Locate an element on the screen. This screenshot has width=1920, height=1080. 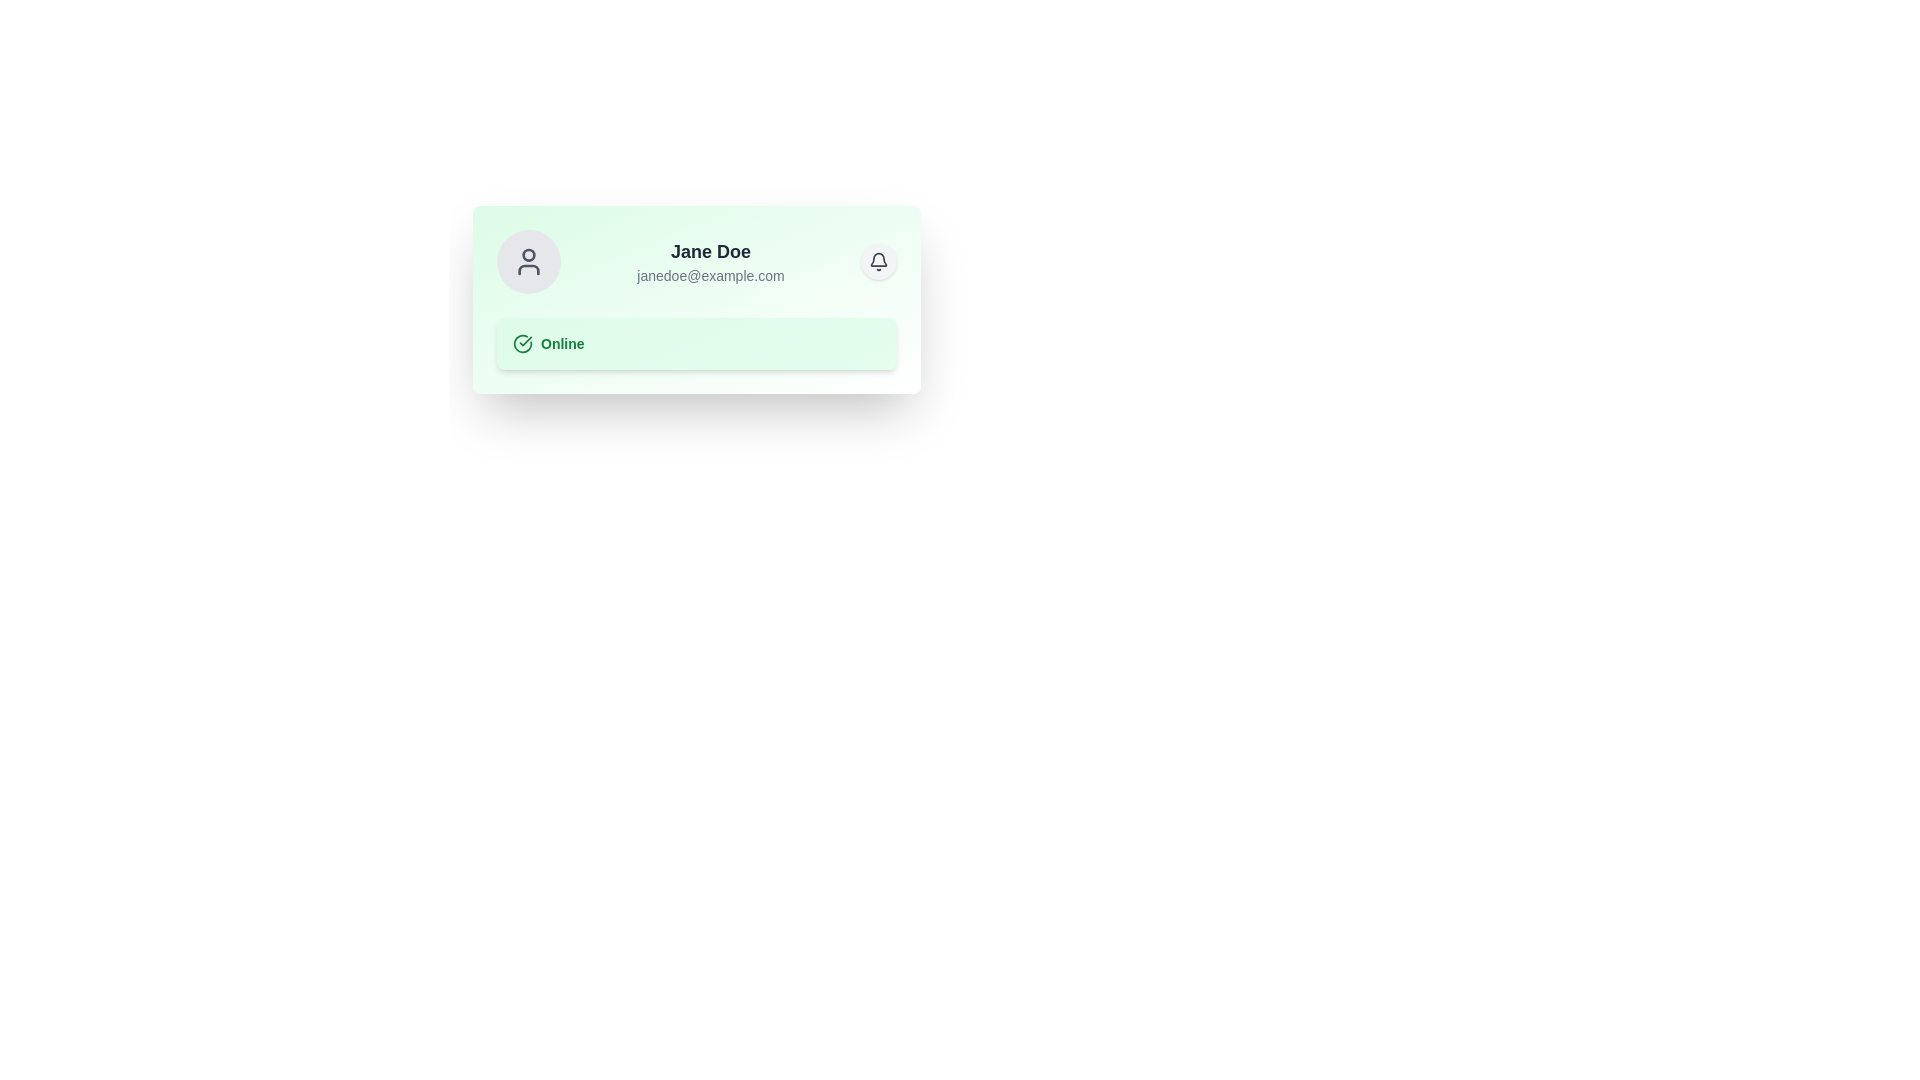
the static text label displaying the user's name, located at the center-top of the profile card, above the email address is located at coordinates (710, 250).